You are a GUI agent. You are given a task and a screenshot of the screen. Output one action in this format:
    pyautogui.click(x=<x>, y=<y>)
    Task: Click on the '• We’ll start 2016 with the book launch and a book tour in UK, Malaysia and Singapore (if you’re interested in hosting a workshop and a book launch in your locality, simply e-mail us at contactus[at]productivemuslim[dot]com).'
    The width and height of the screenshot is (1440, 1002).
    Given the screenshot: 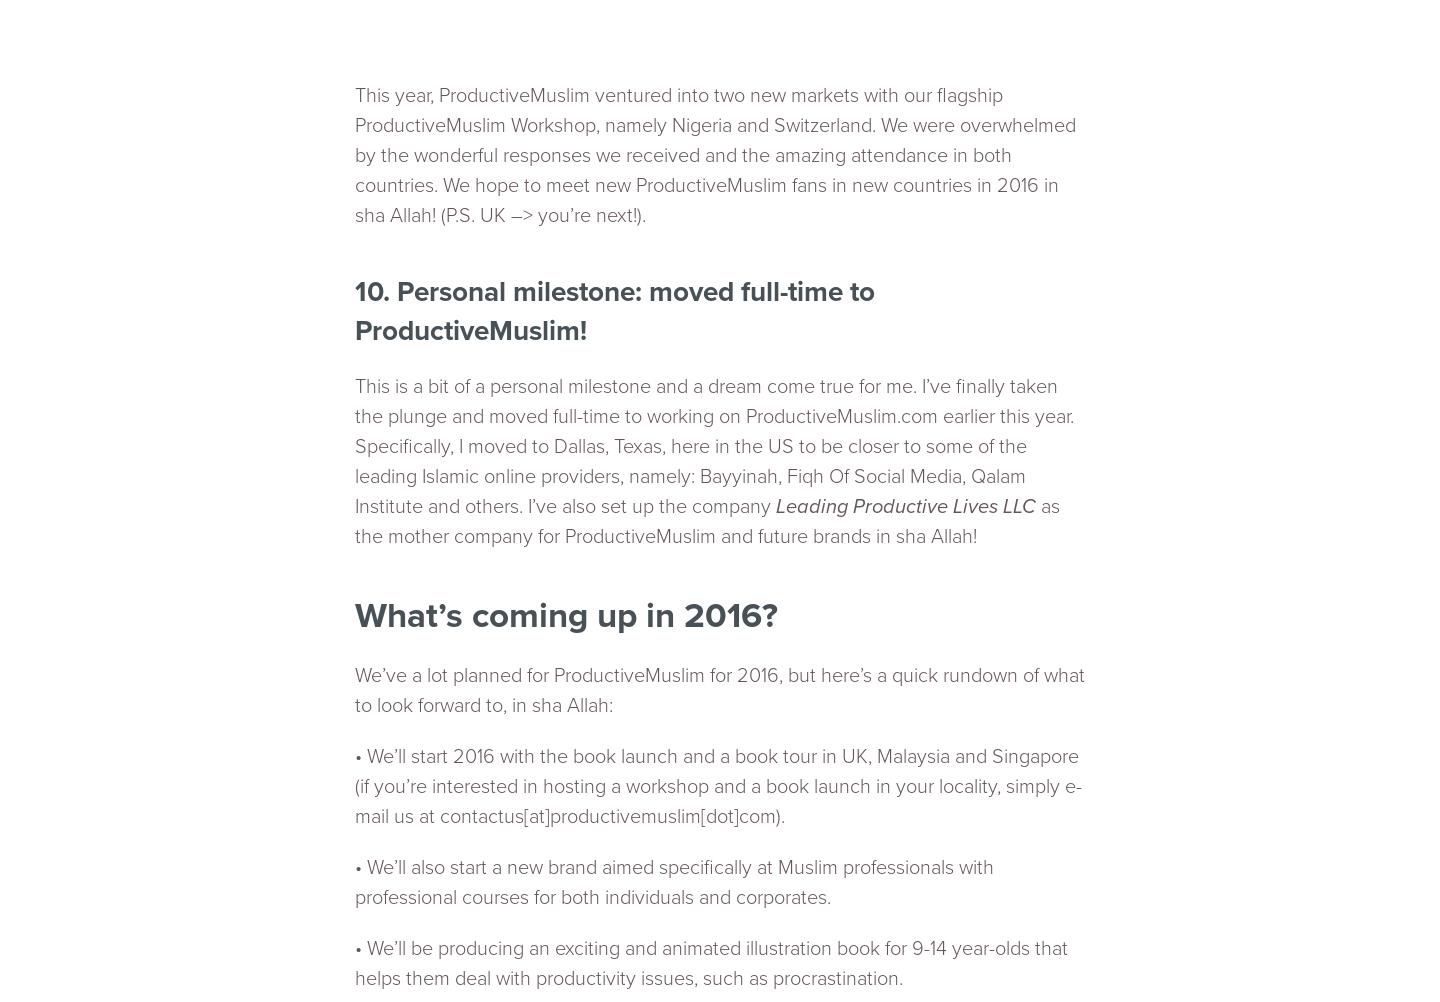 What is the action you would take?
    pyautogui.click(x=354, y=784)
    